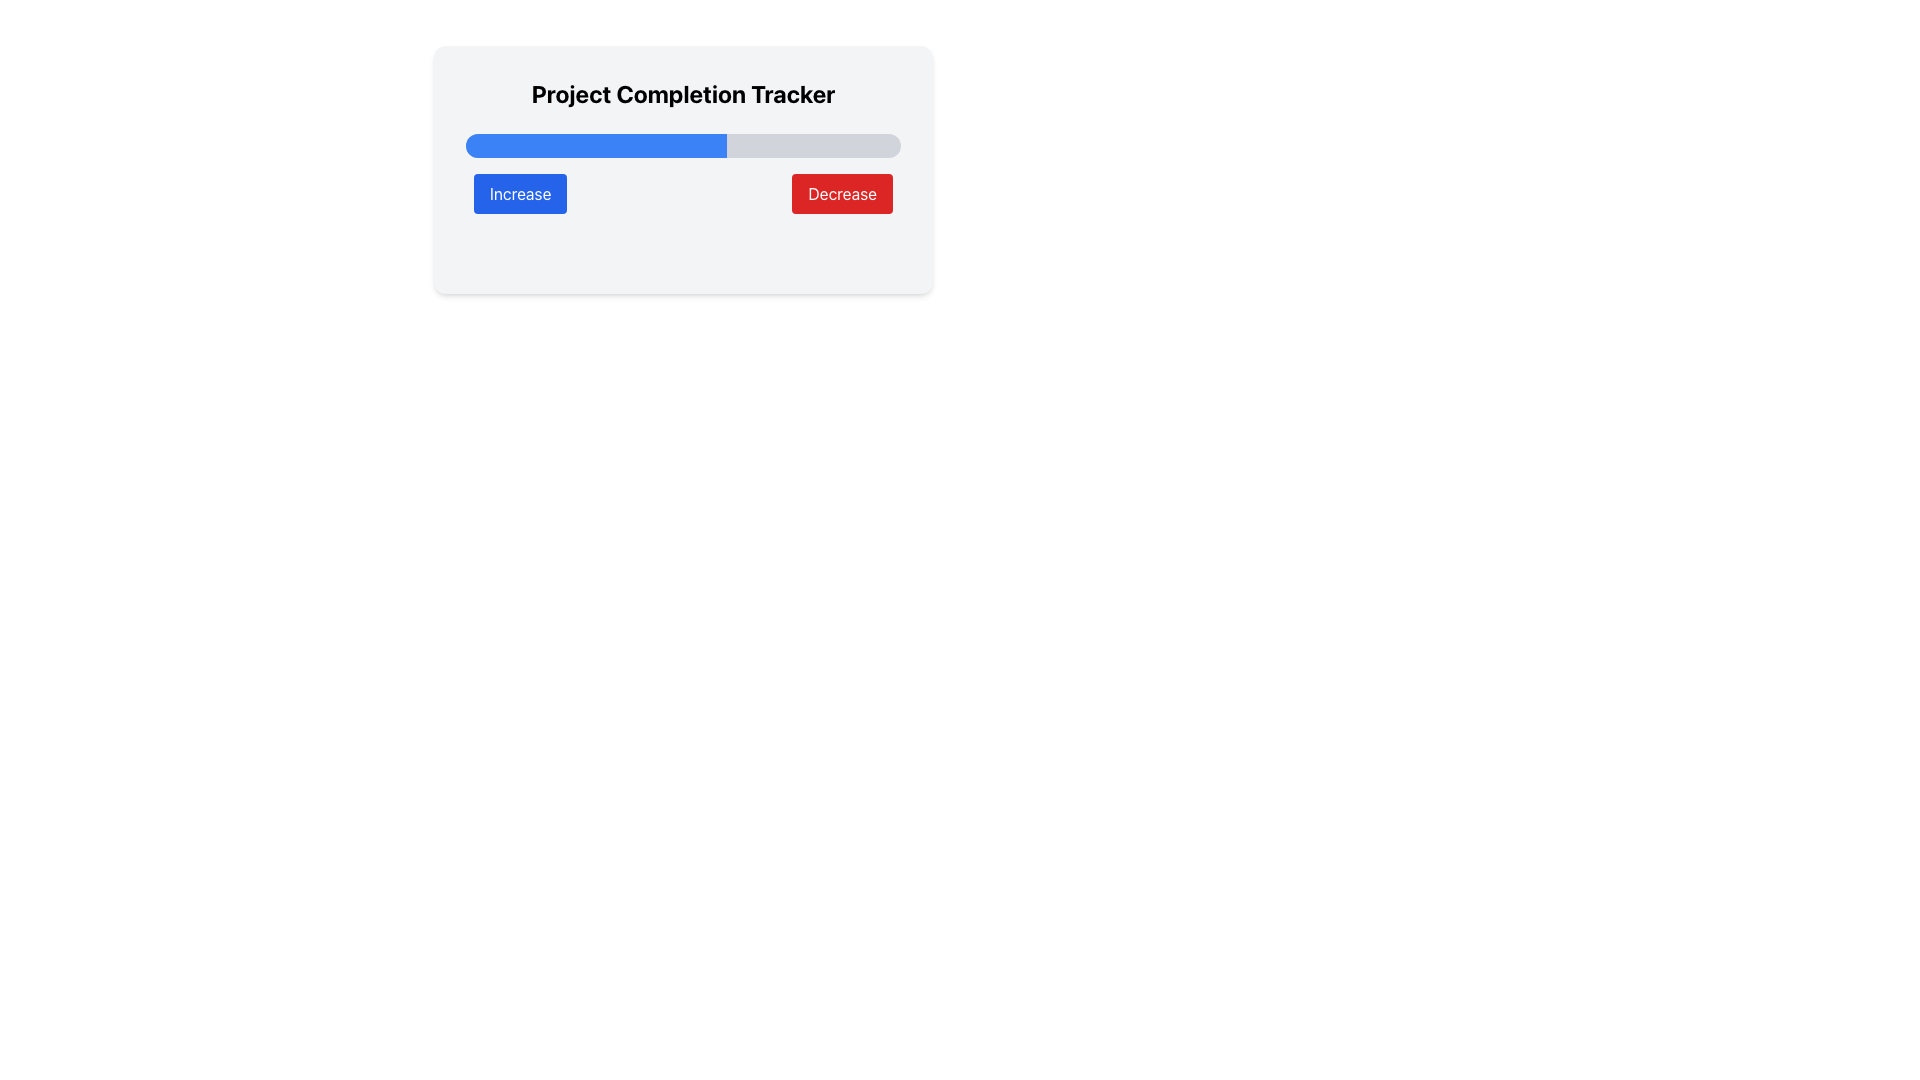  Describe the element at coordinates (703, 249) in the screenshot. I see `the circular SVG component located at the center below the 'Project Completion Tracker' interface` at that location.